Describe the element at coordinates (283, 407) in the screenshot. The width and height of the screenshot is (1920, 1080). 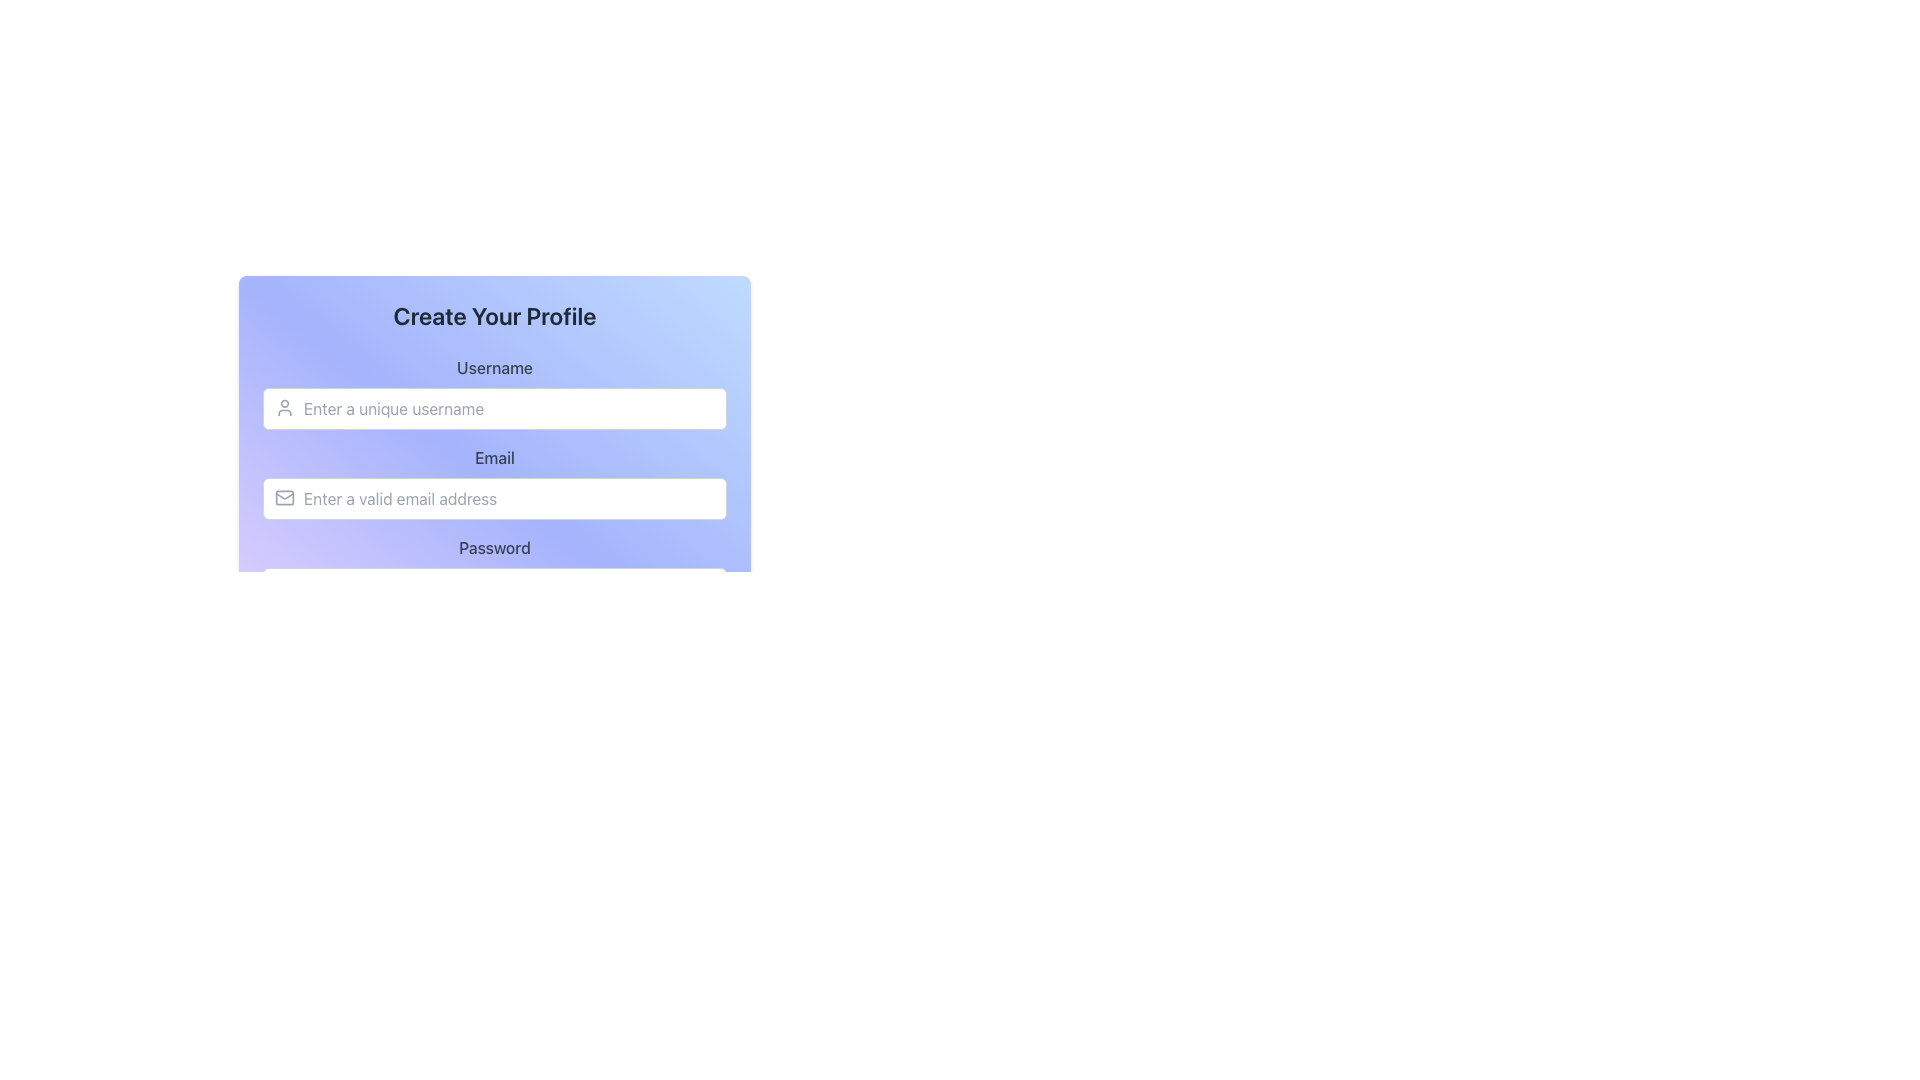
I see `the user profile icon located at the far left inside the username input field of the 'Create Your Profile' section` at that location.